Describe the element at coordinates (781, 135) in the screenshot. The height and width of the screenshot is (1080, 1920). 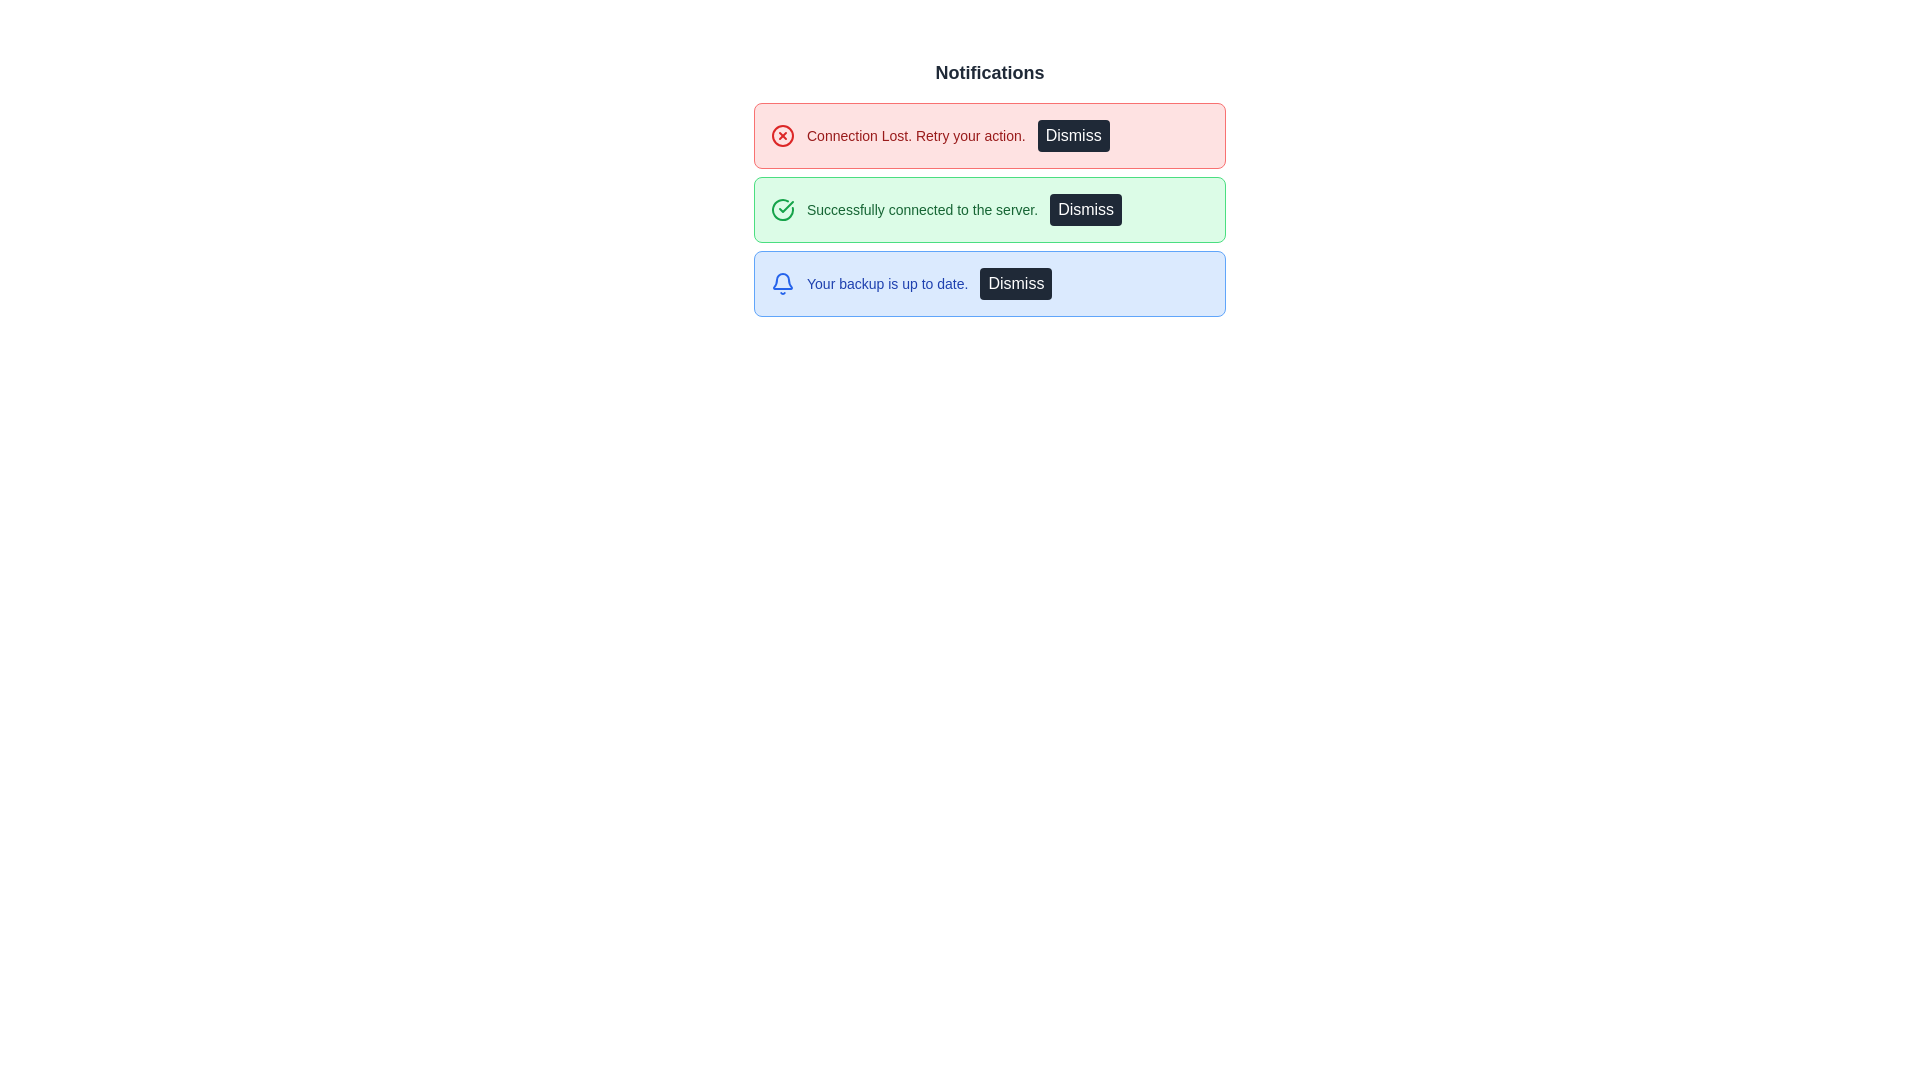
I see `the circular red icon with a white background and a cross symbol, located at the left end of the top notification bar, next to the text 'Connection Lost. Retry your action.'` at that location.